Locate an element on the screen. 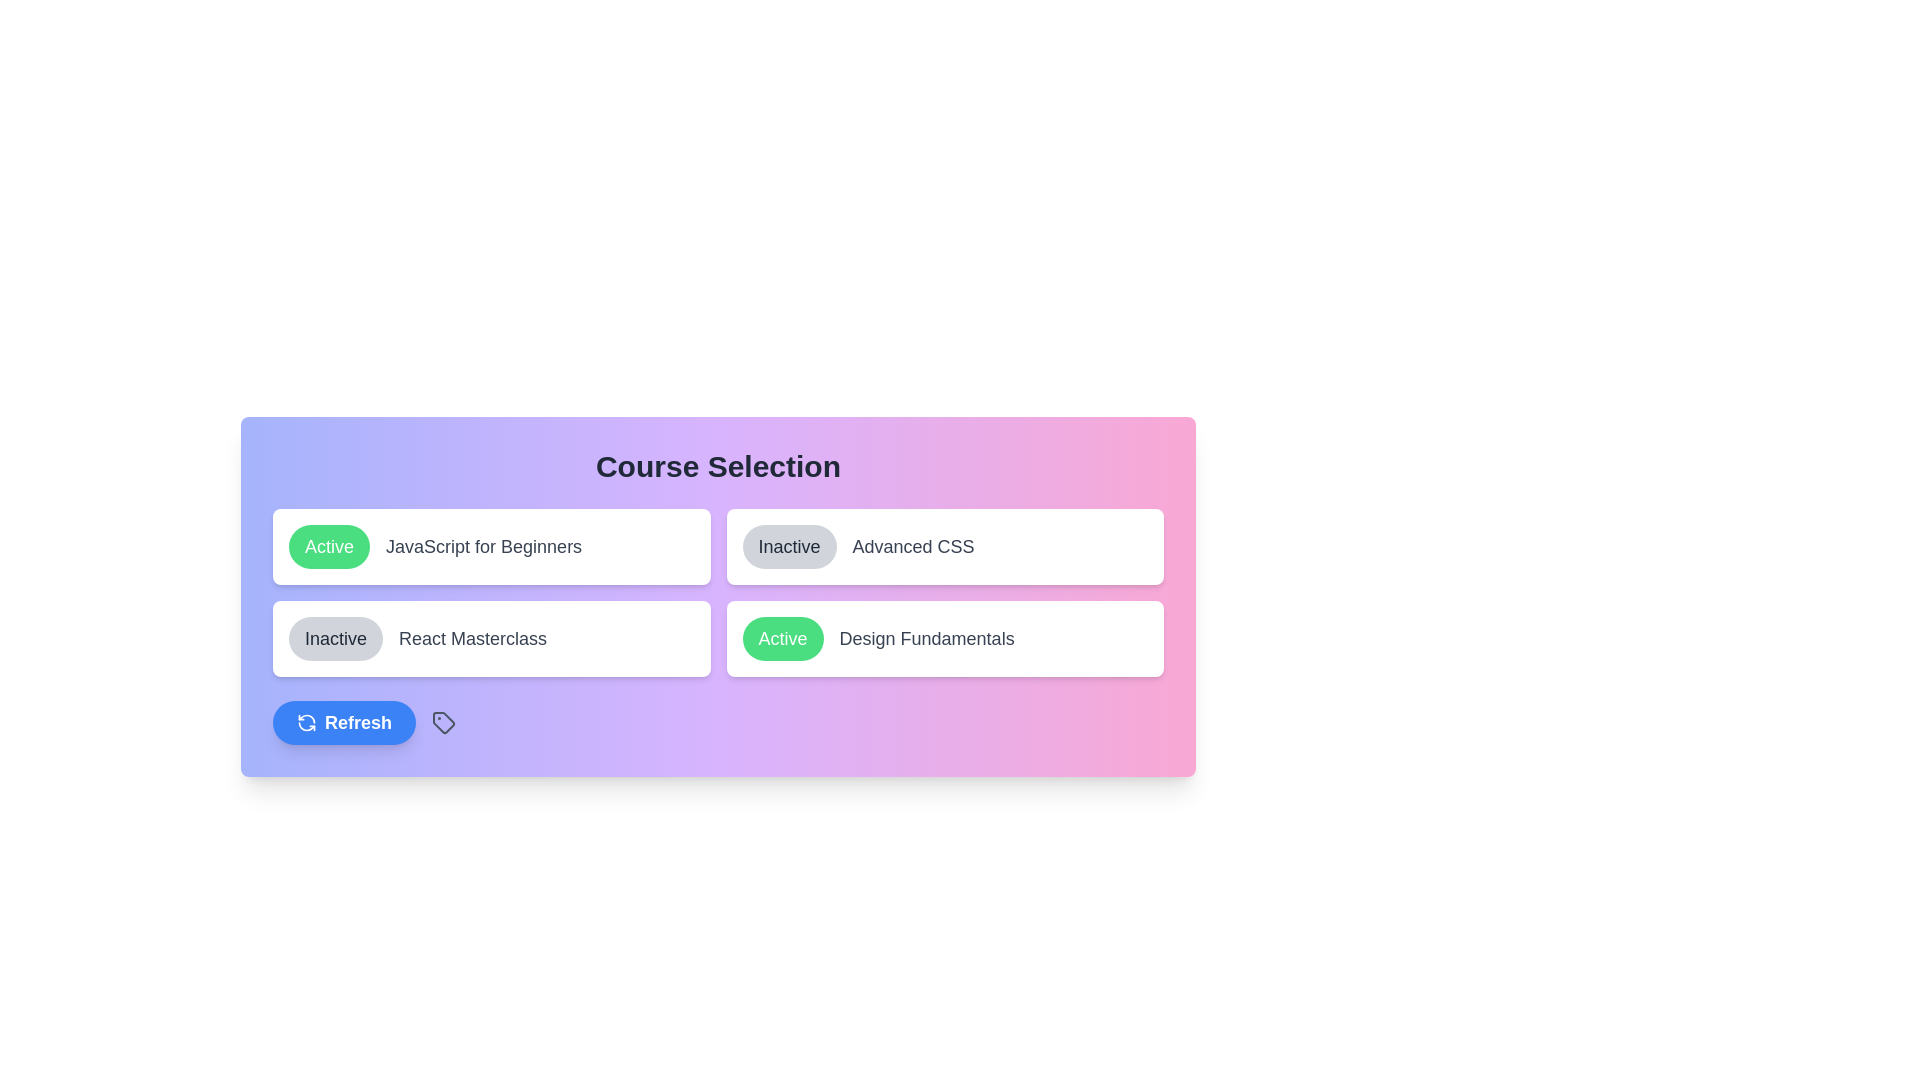  text displayed in the Text label that says 'JavaScript for Beginners', which is styled in a medium-sized gray font and is positioned to the right of the 'Active' button in the Course Selection section is located at coordinates (484, 547).